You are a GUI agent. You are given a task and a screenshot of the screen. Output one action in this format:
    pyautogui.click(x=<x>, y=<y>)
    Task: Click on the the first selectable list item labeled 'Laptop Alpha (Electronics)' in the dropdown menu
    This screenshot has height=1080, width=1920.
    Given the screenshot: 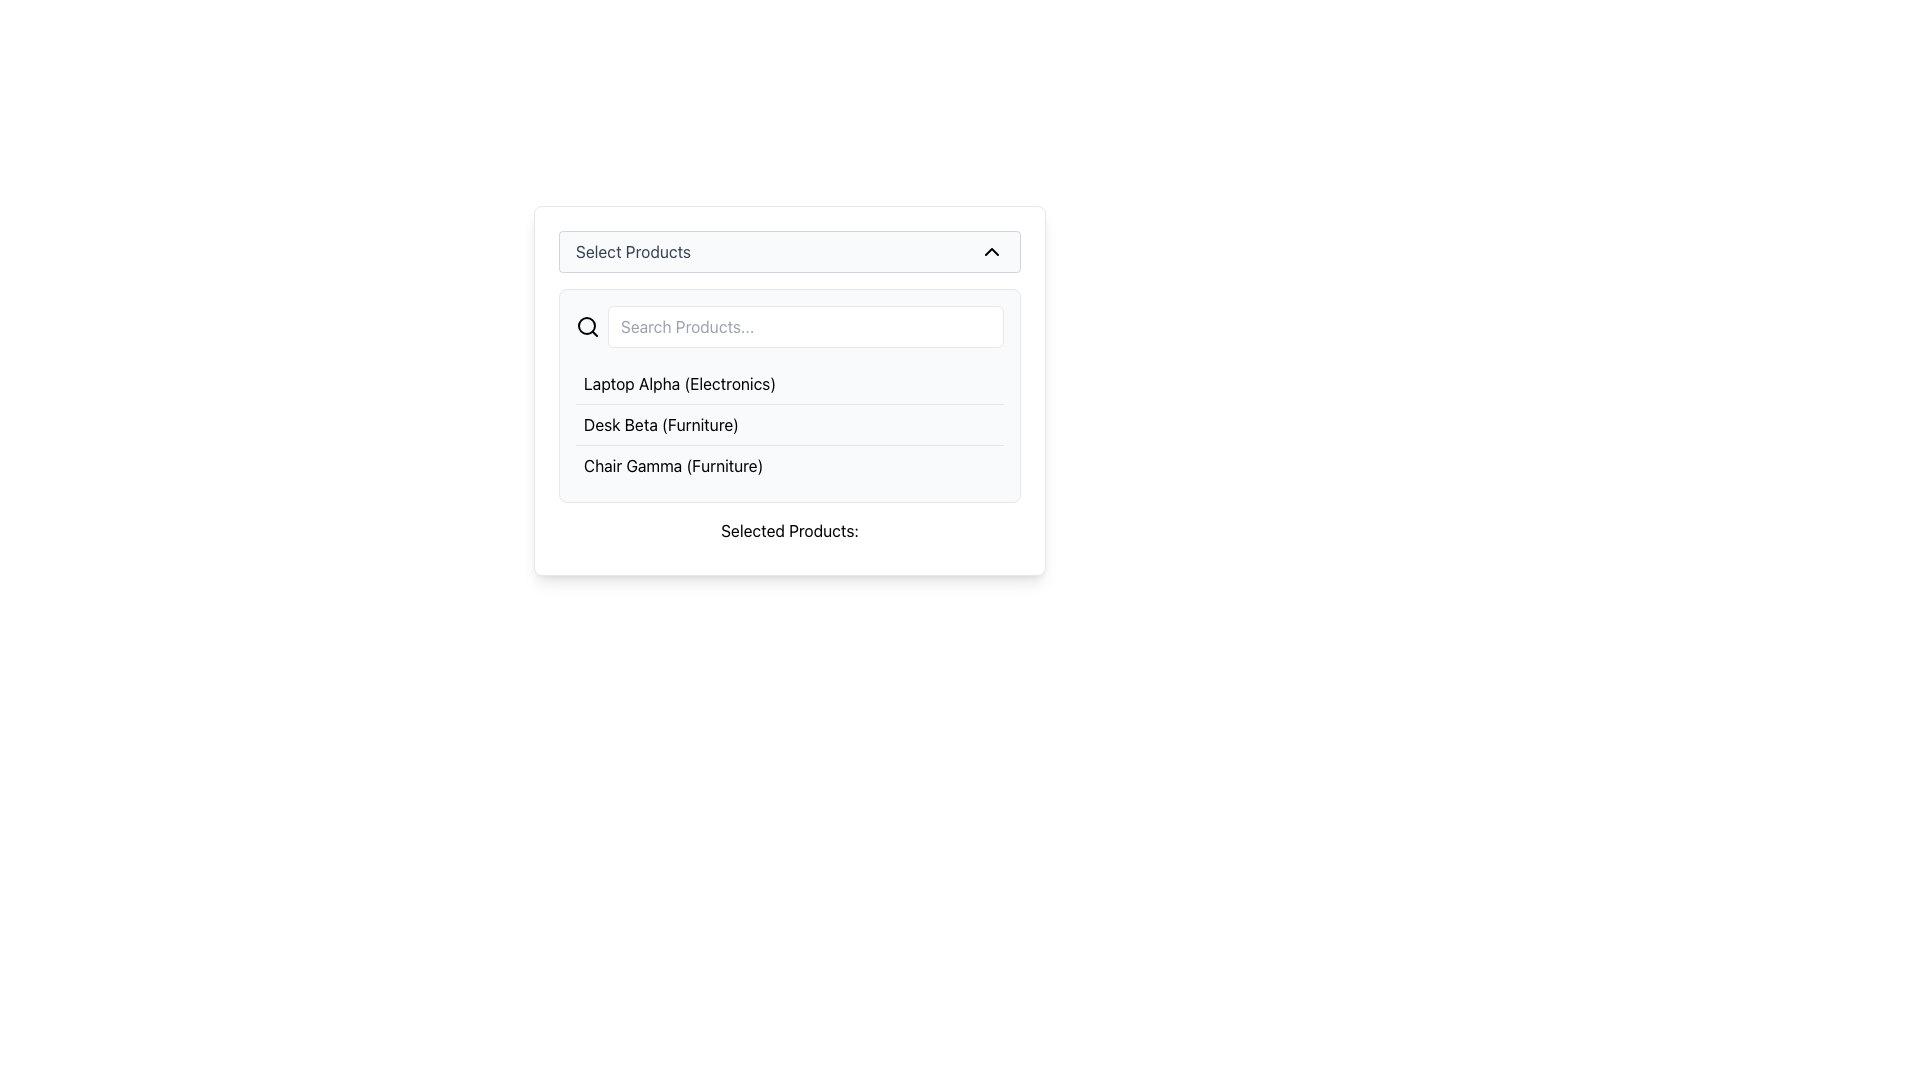 What is the action you would take?
    pyautogui.click(x=789, y=384)
    